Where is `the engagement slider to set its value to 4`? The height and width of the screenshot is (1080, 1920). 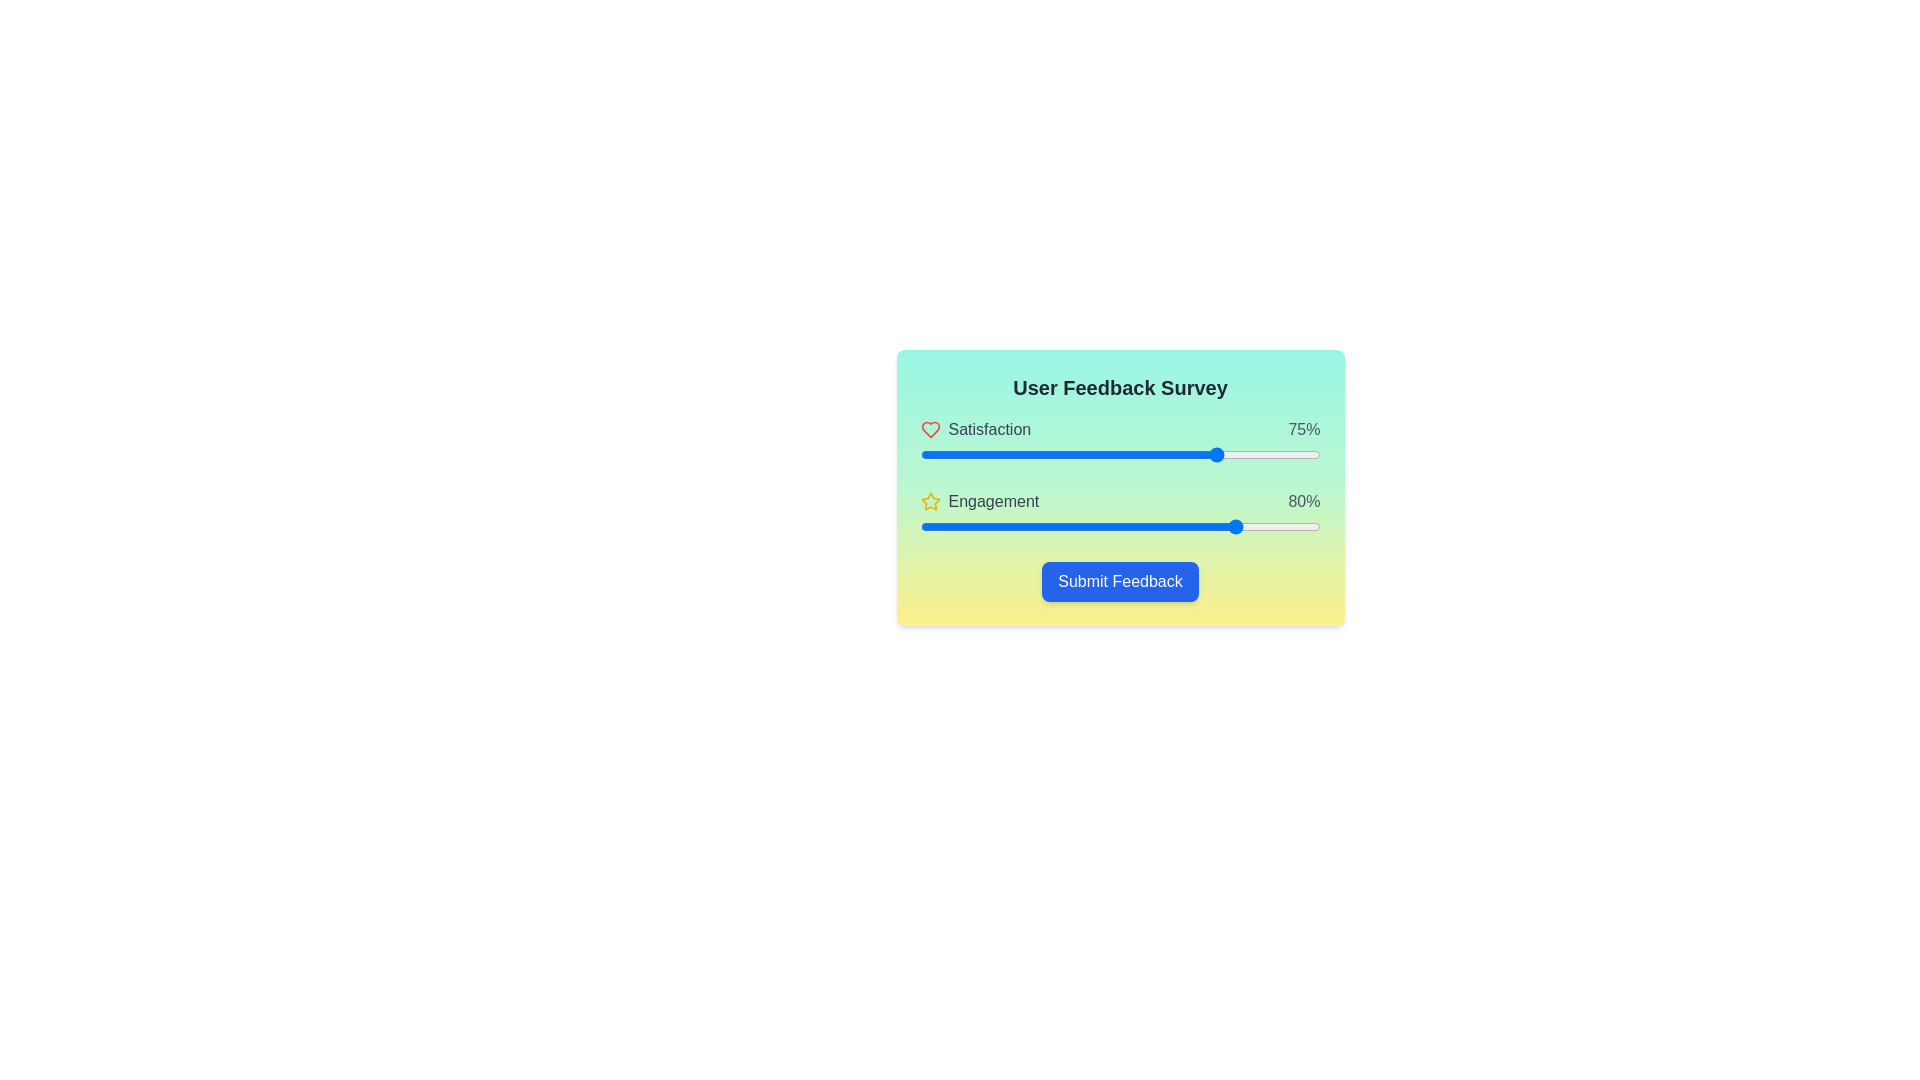 the engagement slider to set its value to 4 is located at coordinates (935, 526).